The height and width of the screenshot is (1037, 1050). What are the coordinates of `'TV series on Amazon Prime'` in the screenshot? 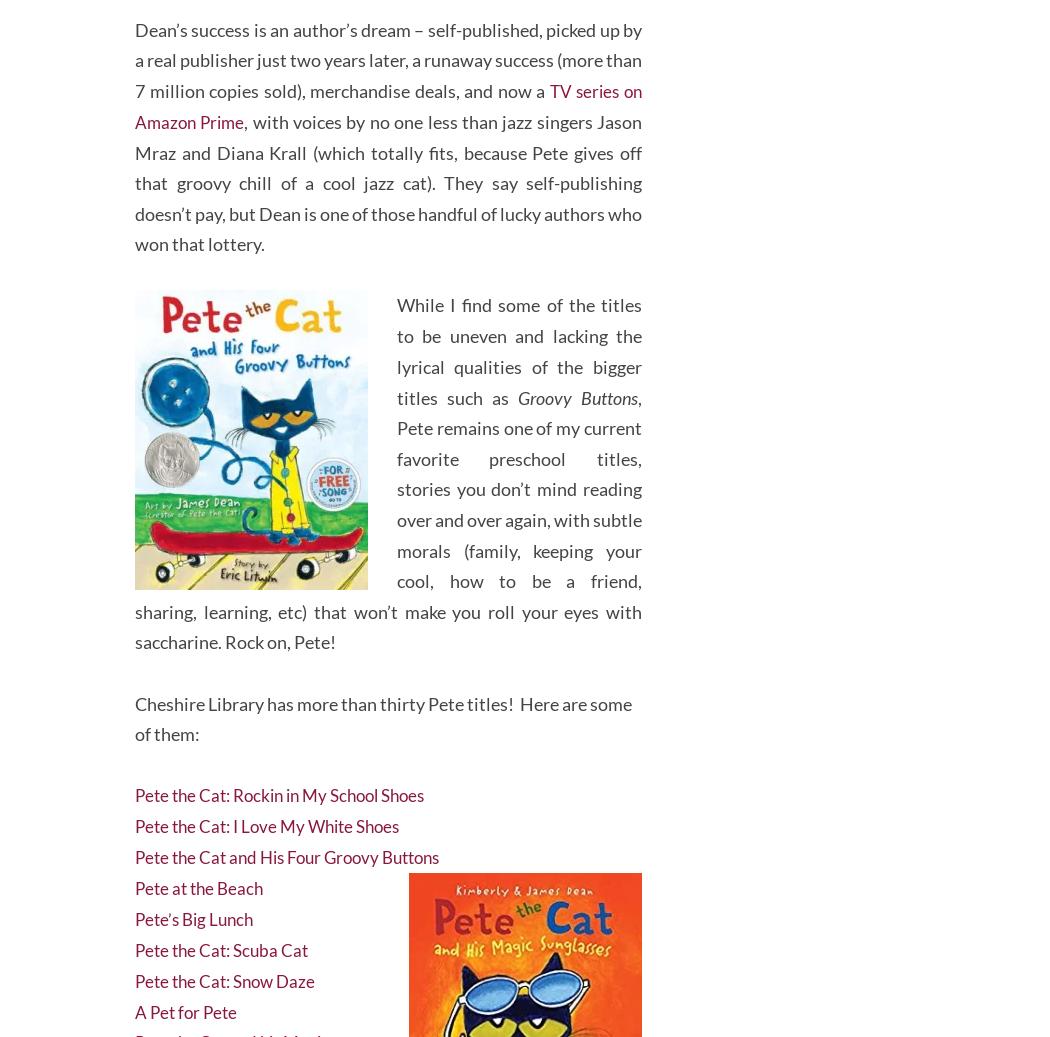 It's located at (388, 93).